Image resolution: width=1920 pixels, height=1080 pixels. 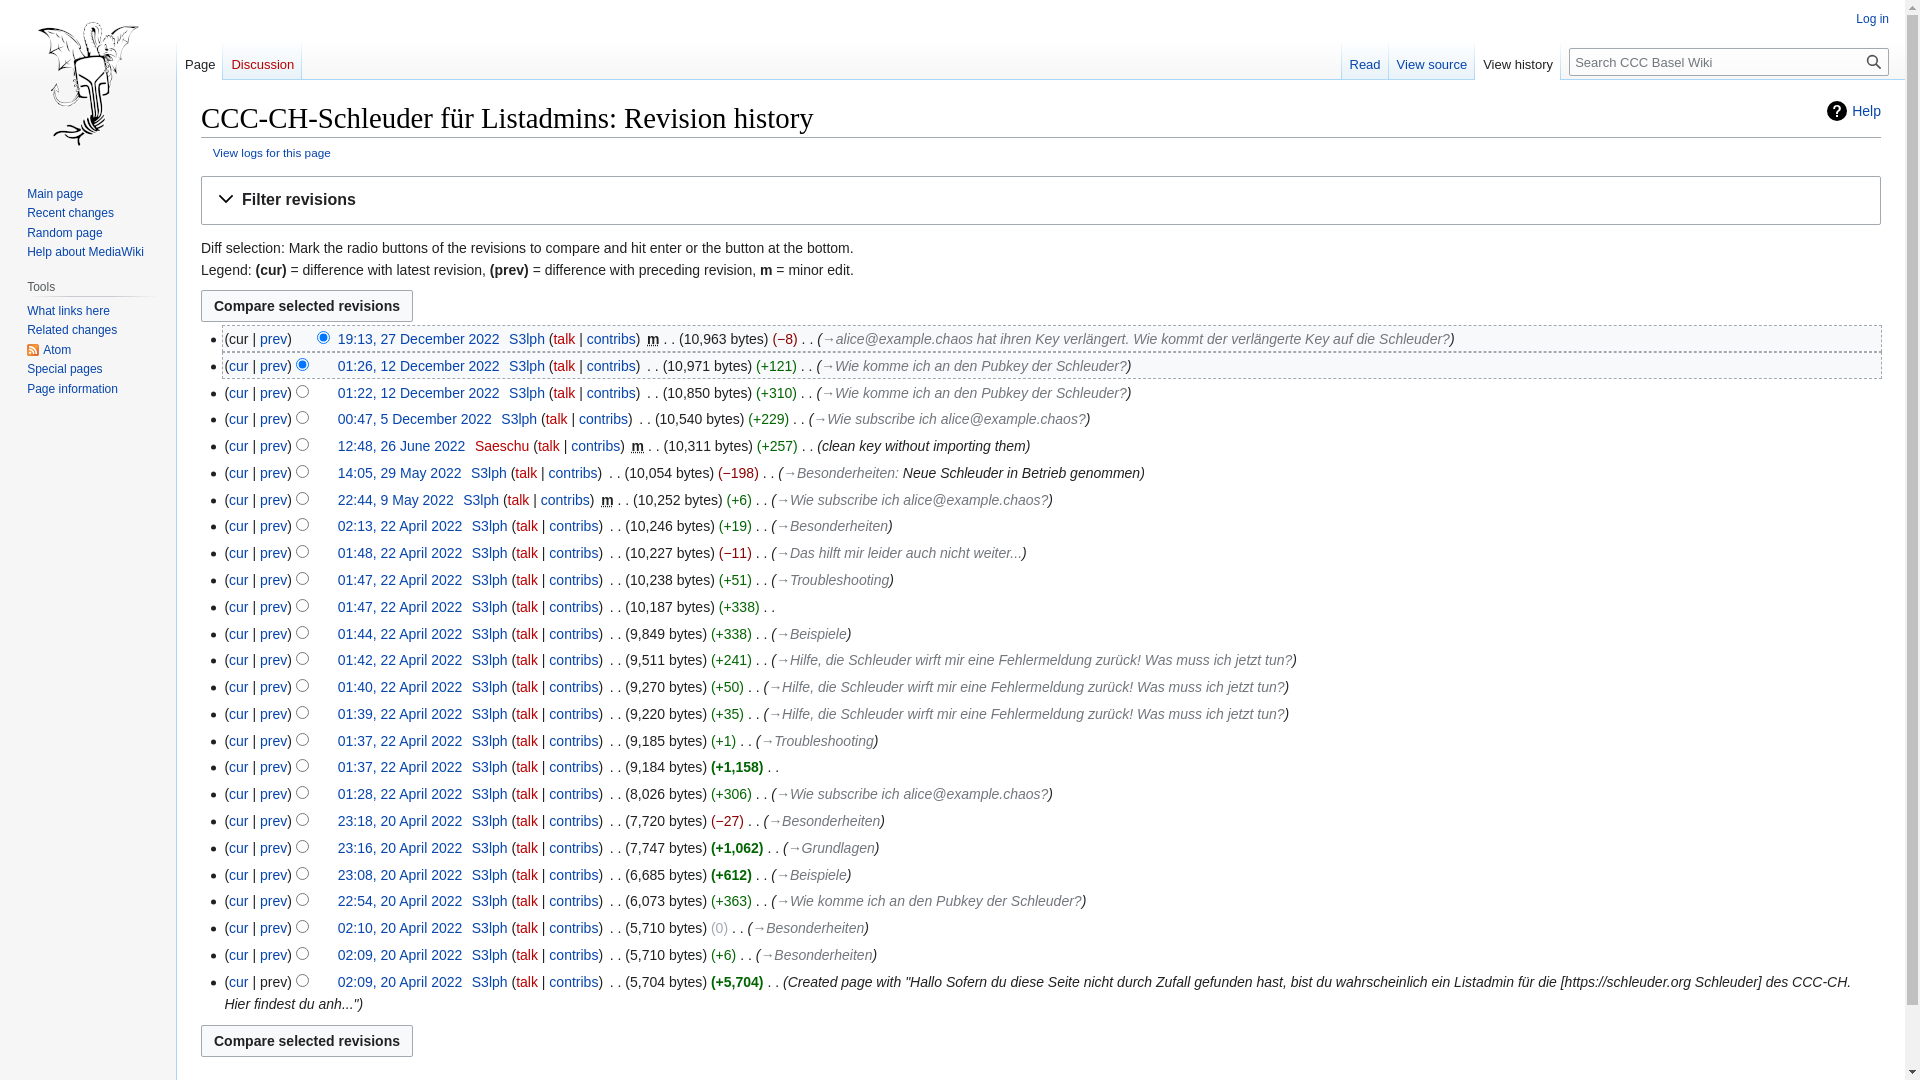 What do you see at coordinates (400, 981) in the screenshot?
I see `'02:09, 20 April 2022'` at bounding box center [400, 981].